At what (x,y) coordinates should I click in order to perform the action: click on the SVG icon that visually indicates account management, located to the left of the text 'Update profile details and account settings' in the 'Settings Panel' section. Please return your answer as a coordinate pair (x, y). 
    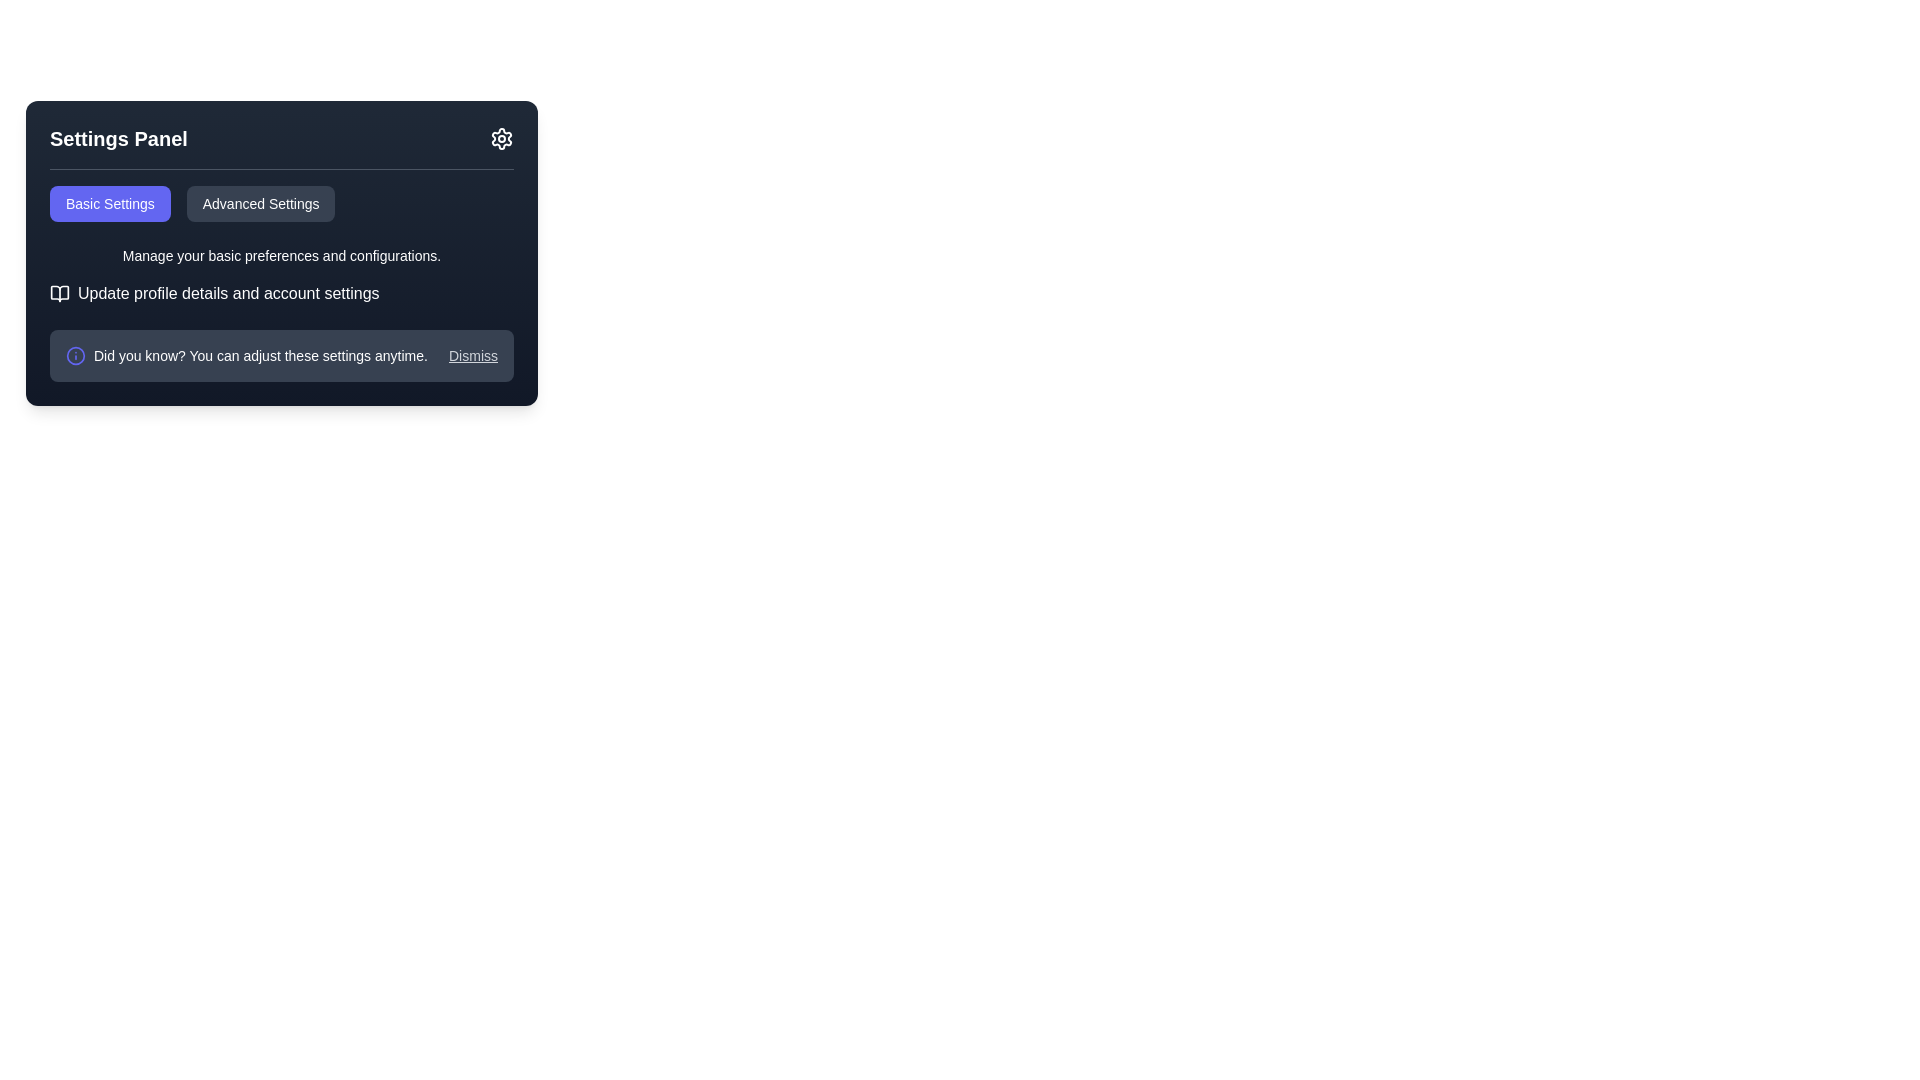
    Looking at the image, I should click on (59, 293).